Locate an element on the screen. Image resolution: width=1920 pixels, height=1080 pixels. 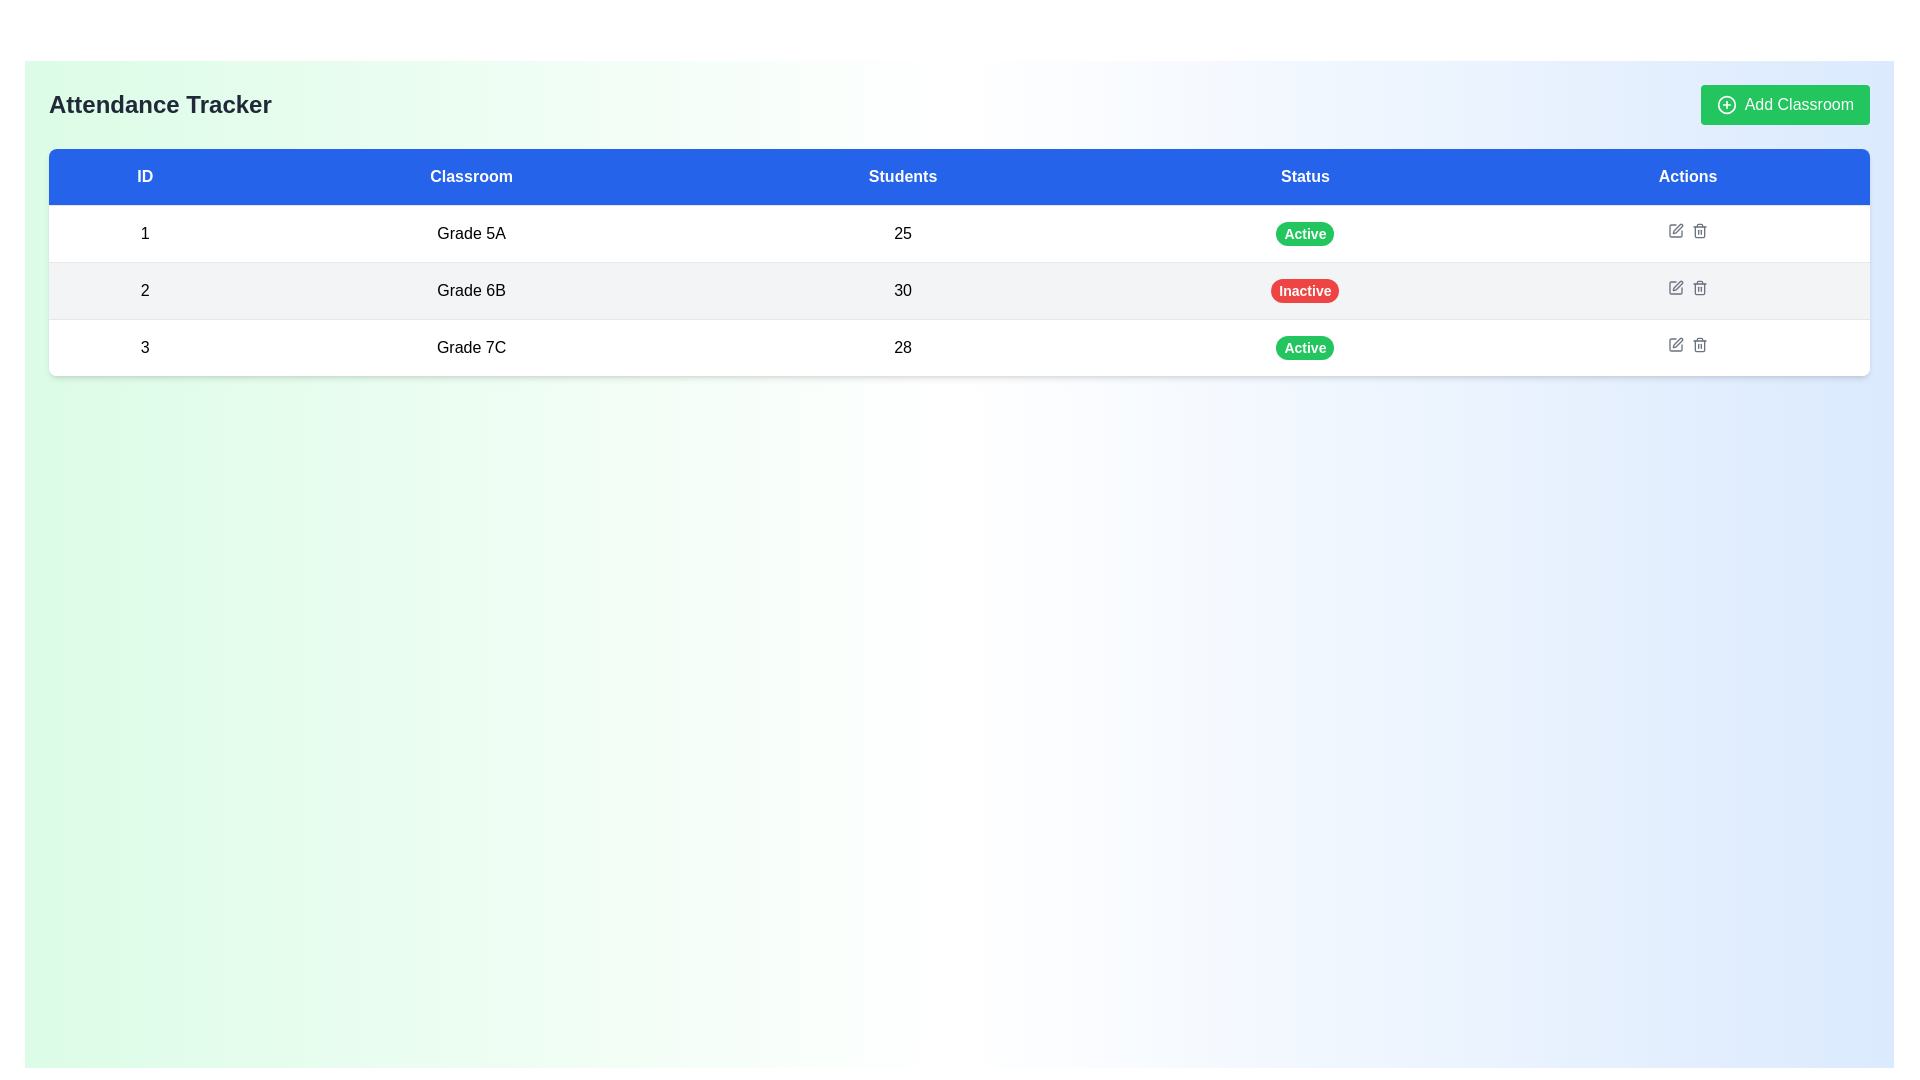
the delete icon button located in the 'Actions' column of the second data row for 'Grade 6B' is located at coordinates (1698, 288).